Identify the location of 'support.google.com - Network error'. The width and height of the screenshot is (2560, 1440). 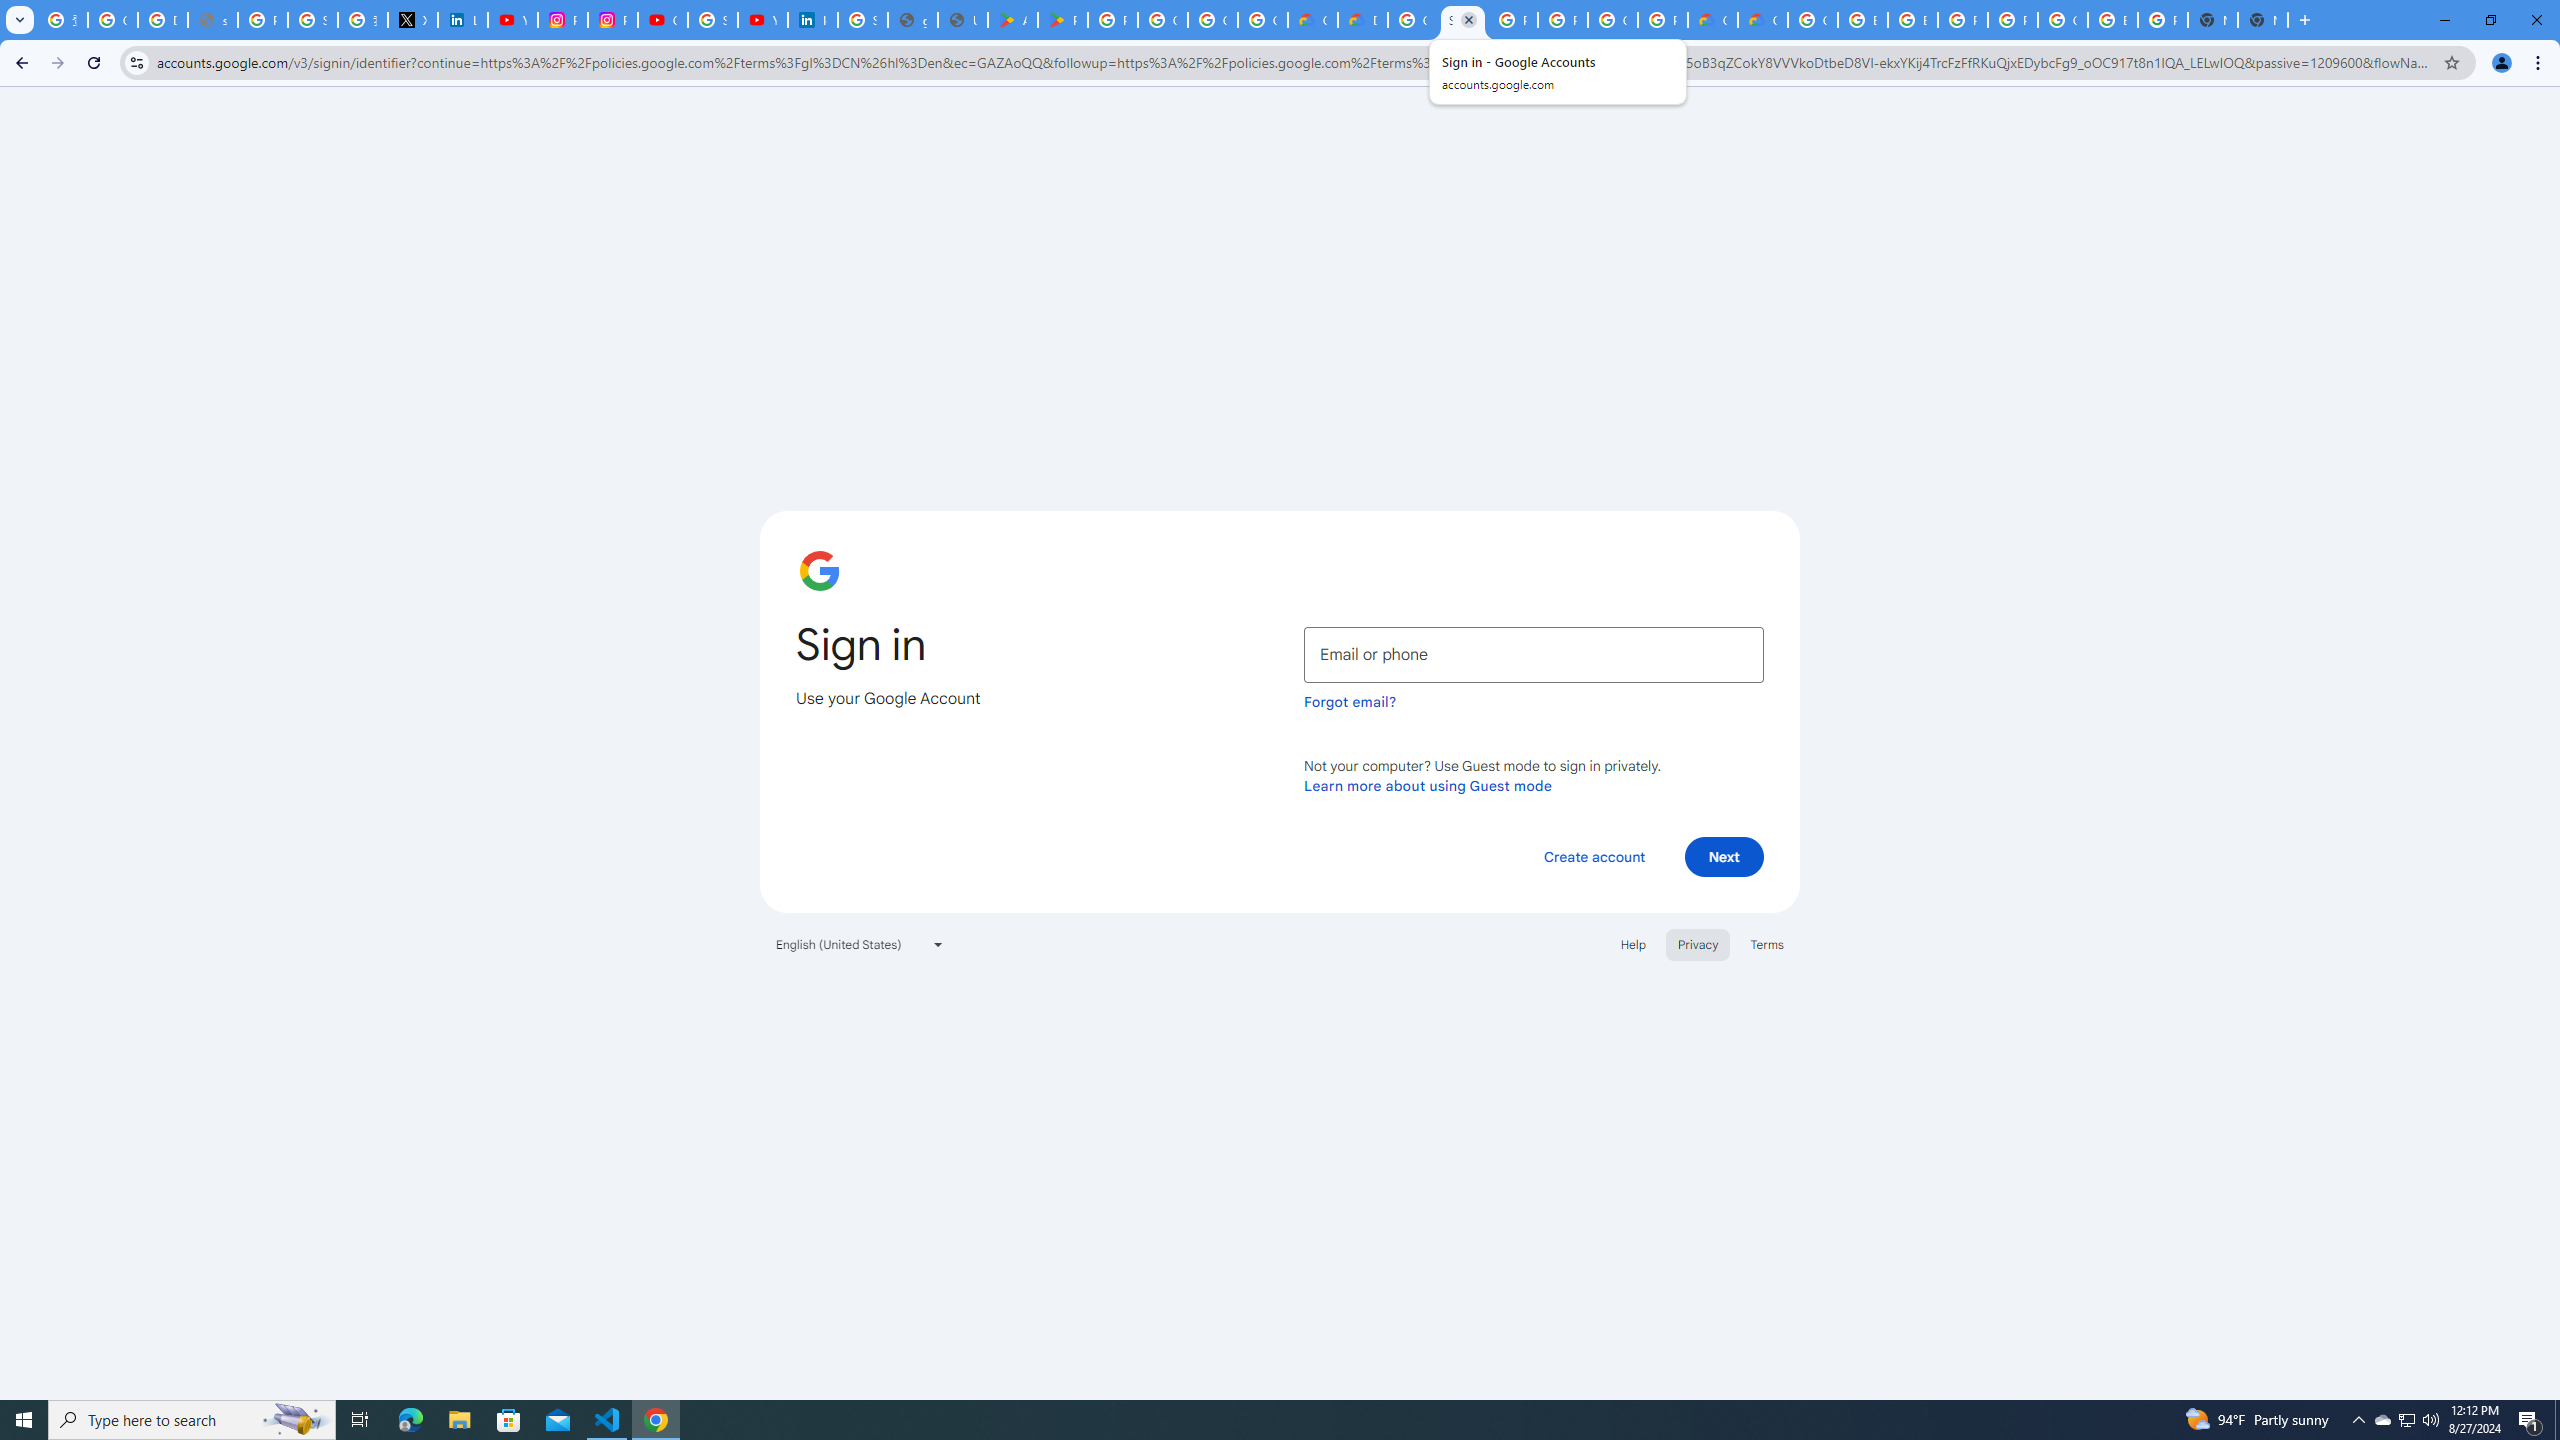
(211, 19).